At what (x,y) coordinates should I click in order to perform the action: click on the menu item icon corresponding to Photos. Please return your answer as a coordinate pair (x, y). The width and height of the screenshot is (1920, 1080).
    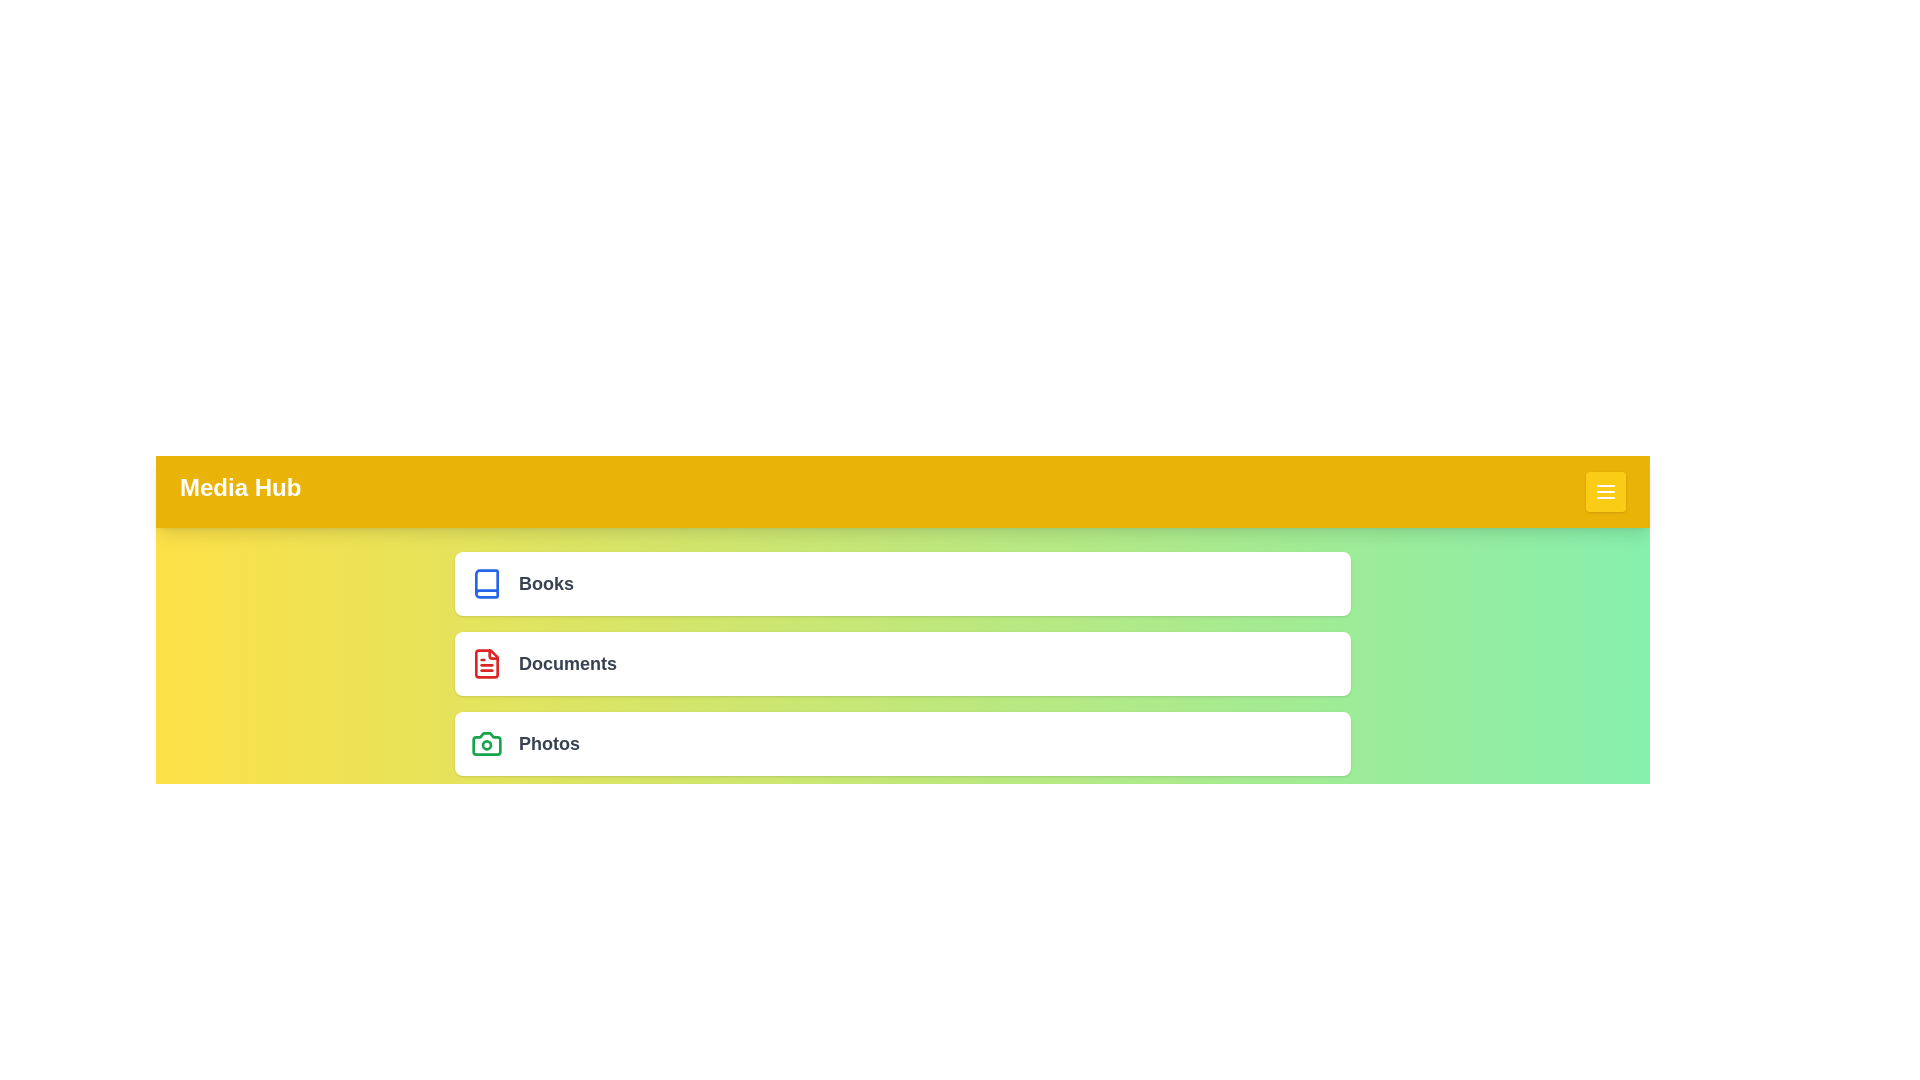
    Looking at the image, I should click on (486, 744).